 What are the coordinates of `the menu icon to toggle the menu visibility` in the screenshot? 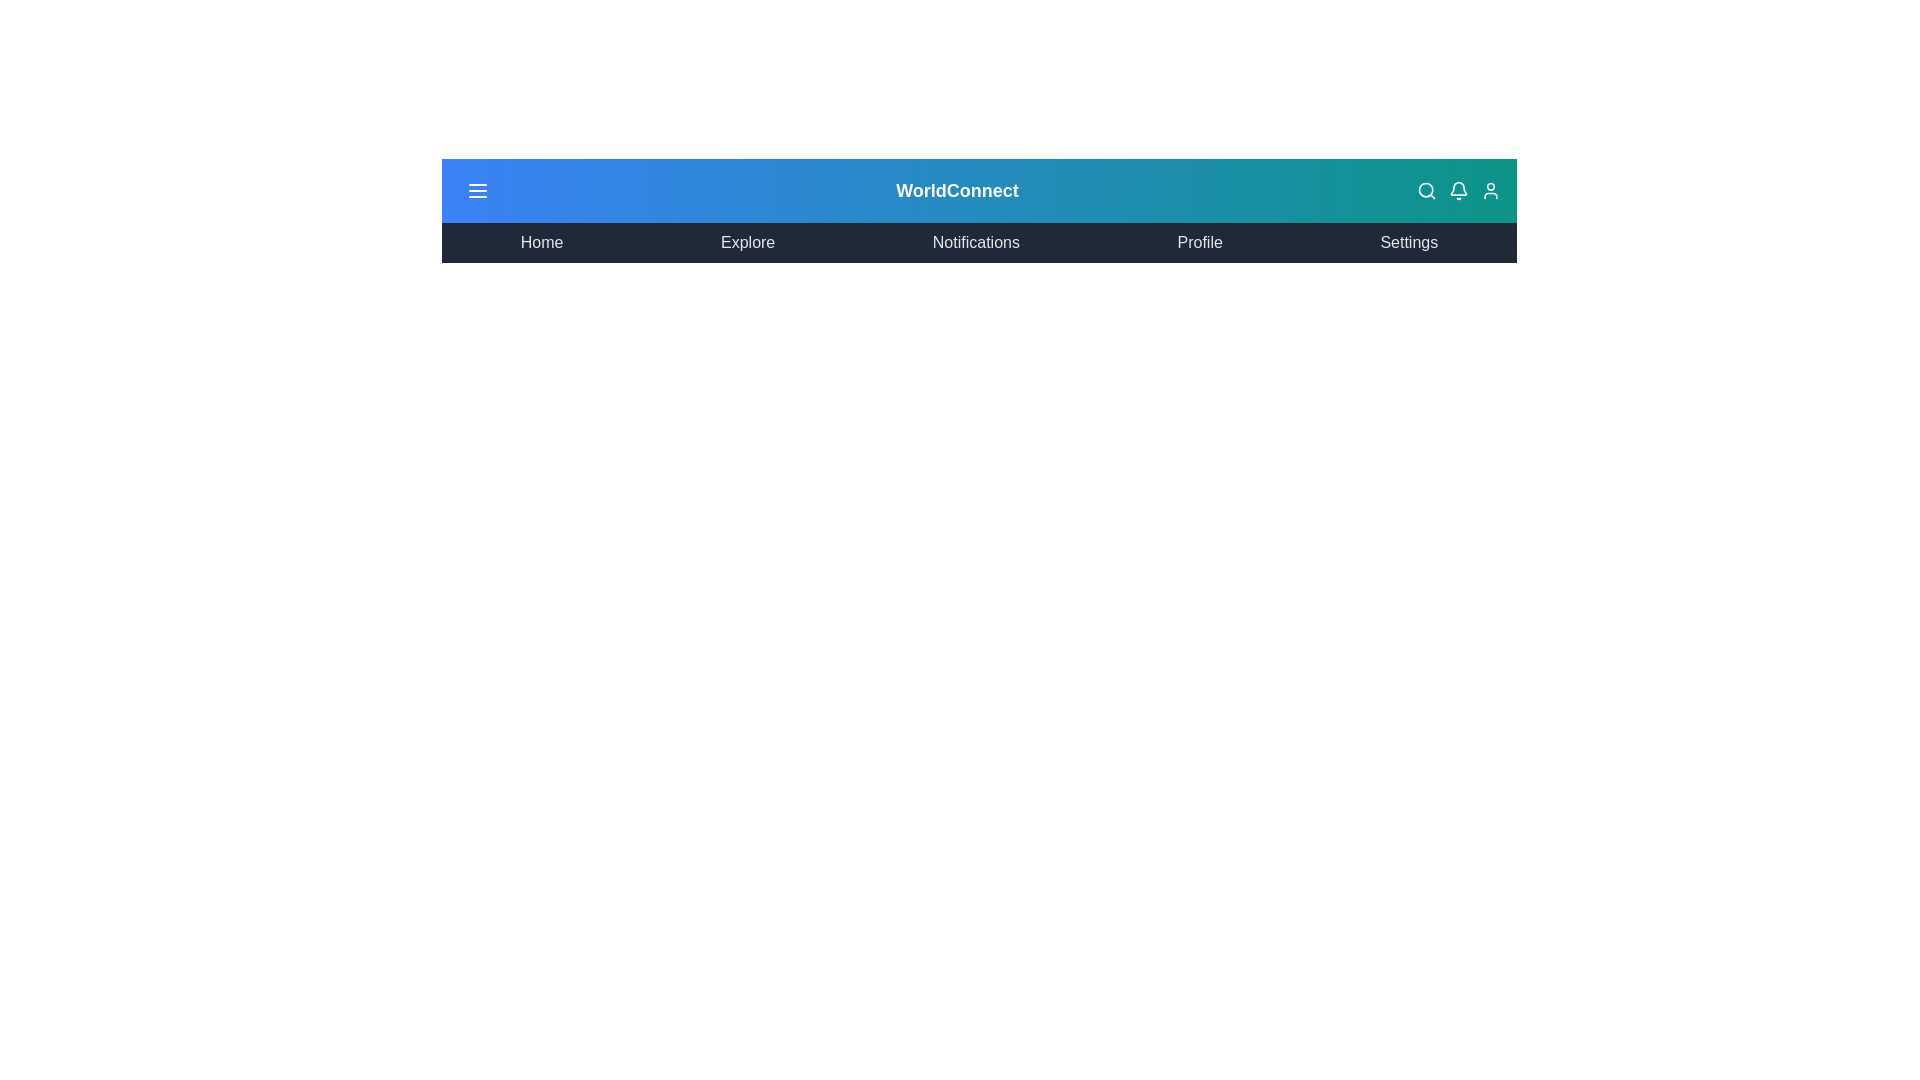 It's located at (477, 191).